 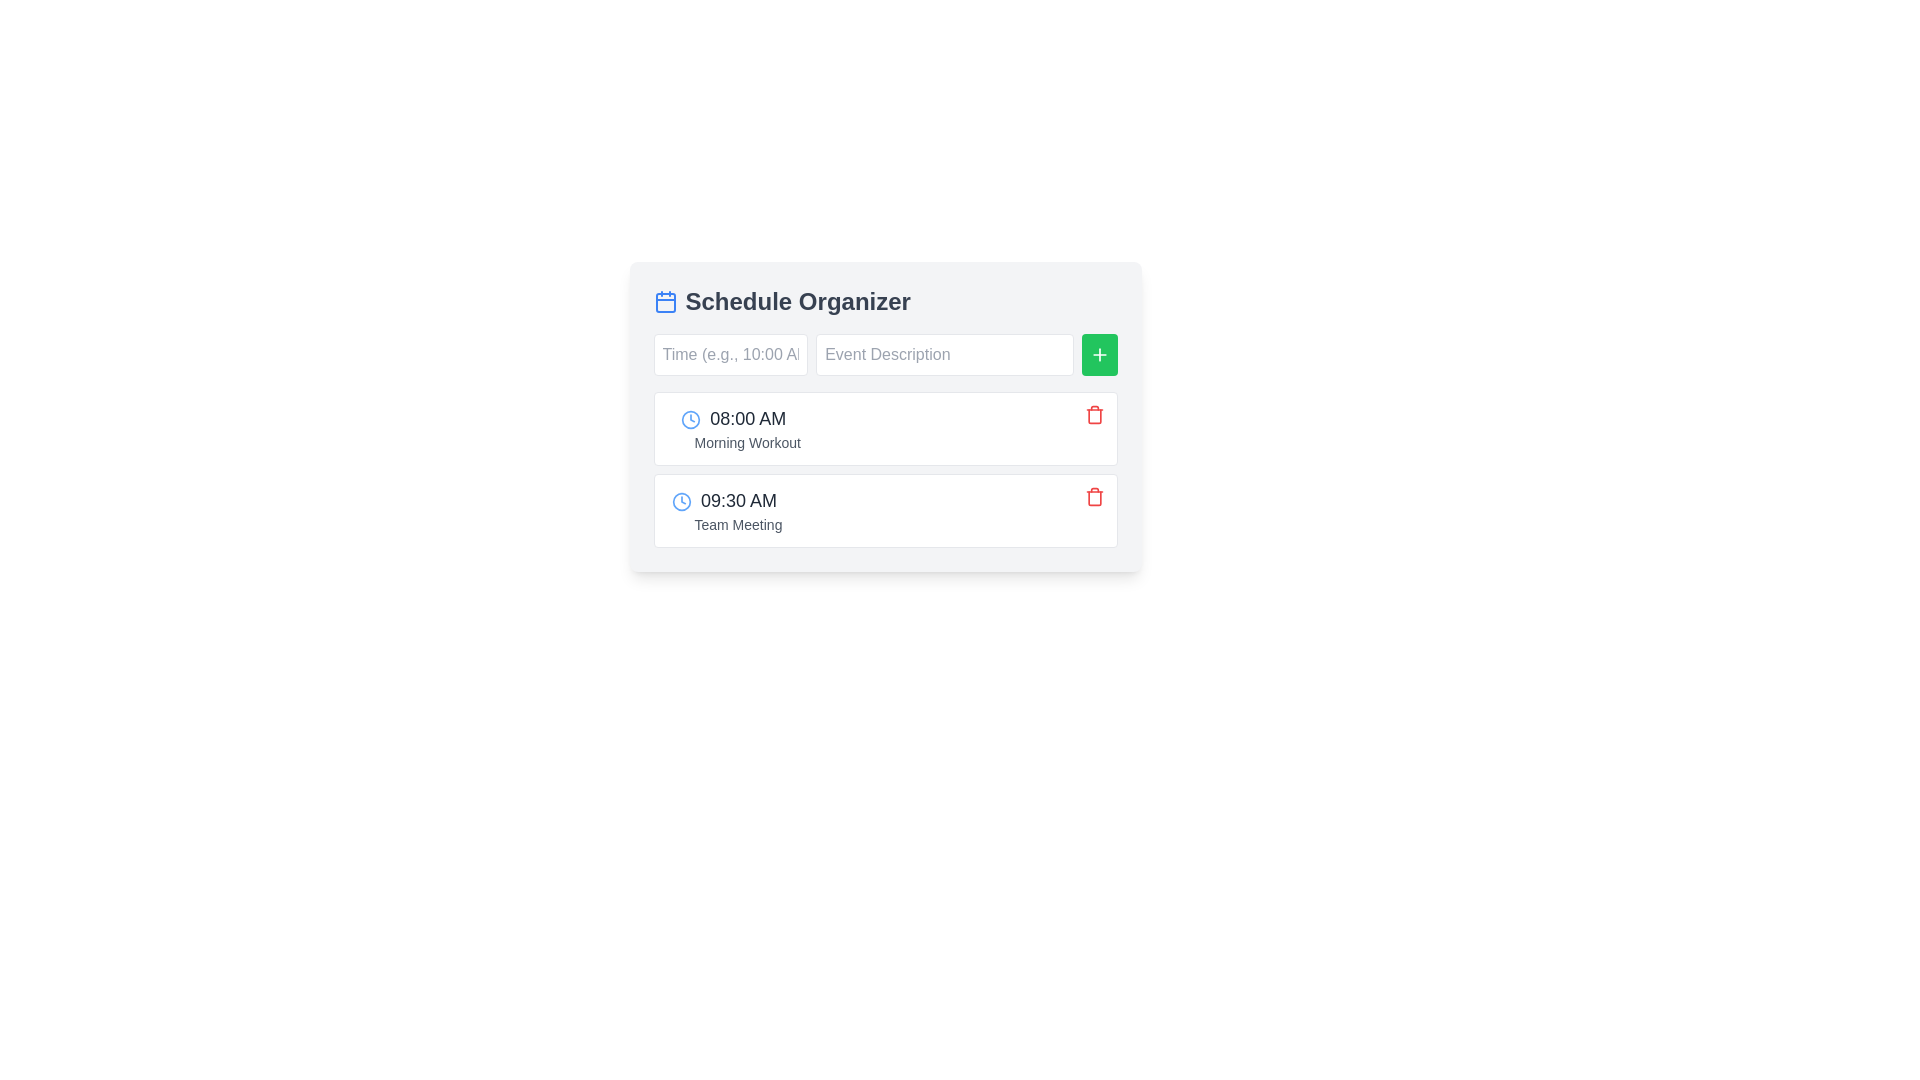 I want to click on the Text Display with Icon that shows '09:30 AM' in large bold gray text, located in the left section of the second row in the scheduling details, so click(x=723, y=500).